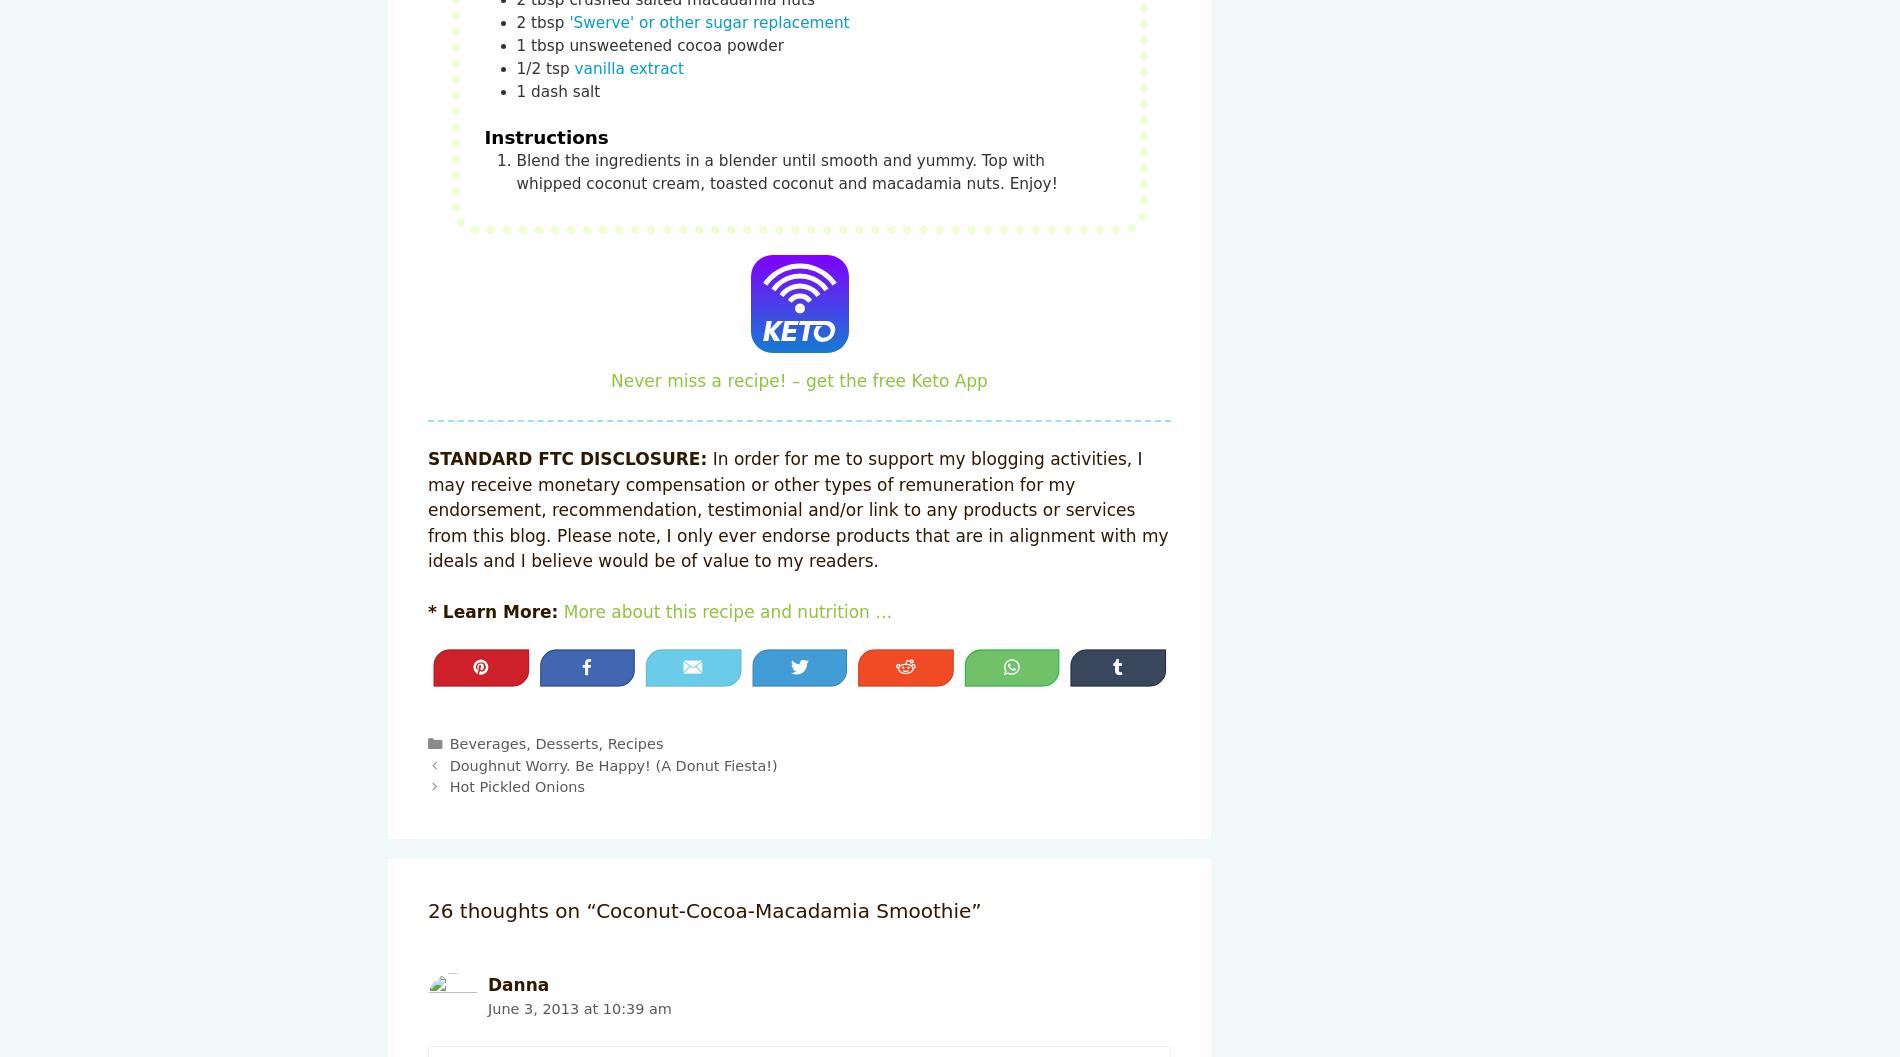 The width and height of the screenshot is (1900, 1057). What do you see at coordinates (579, 1006) in the screenshot?
I see `'June 3, 2013 at 10:39 am'` at bounding box center [579, 1006].